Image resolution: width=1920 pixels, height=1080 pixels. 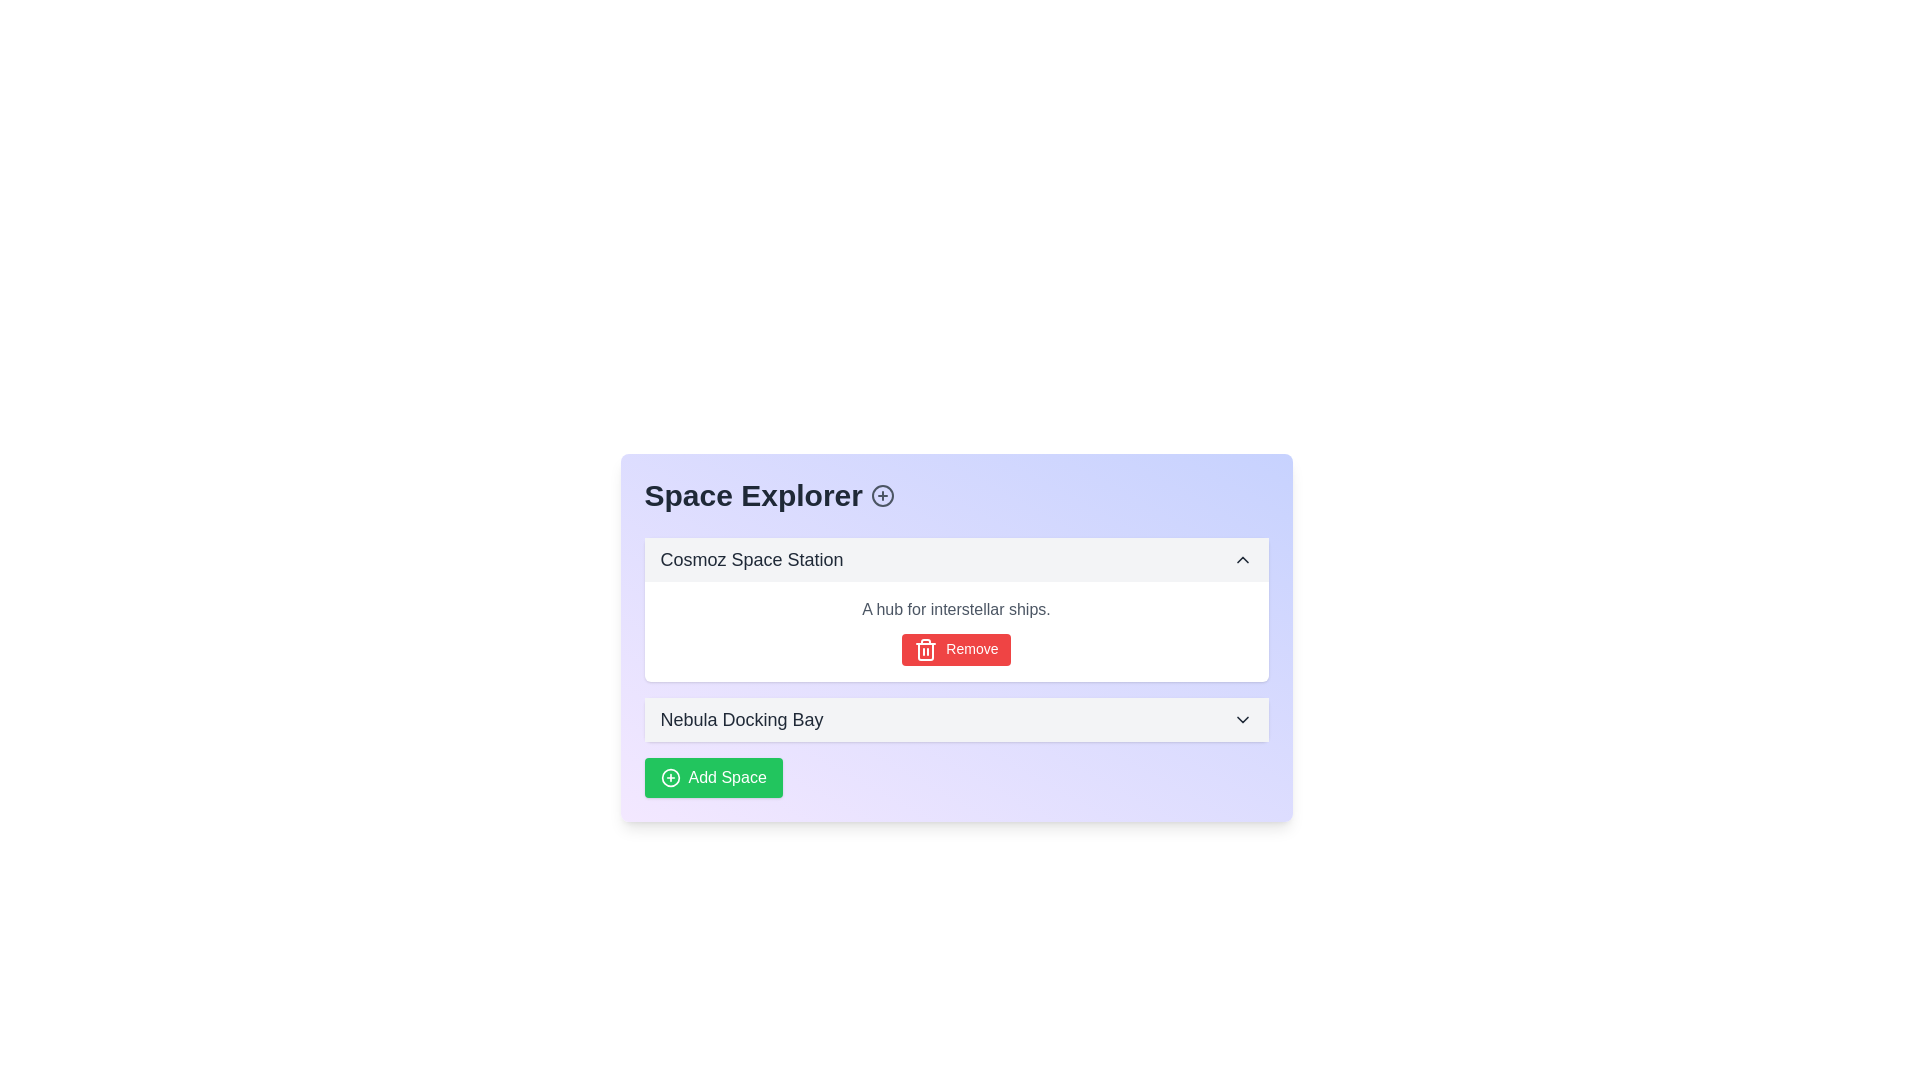 I want to click on the 'Remove' button with a red background and a trash icon, so click(x=955, y=650).